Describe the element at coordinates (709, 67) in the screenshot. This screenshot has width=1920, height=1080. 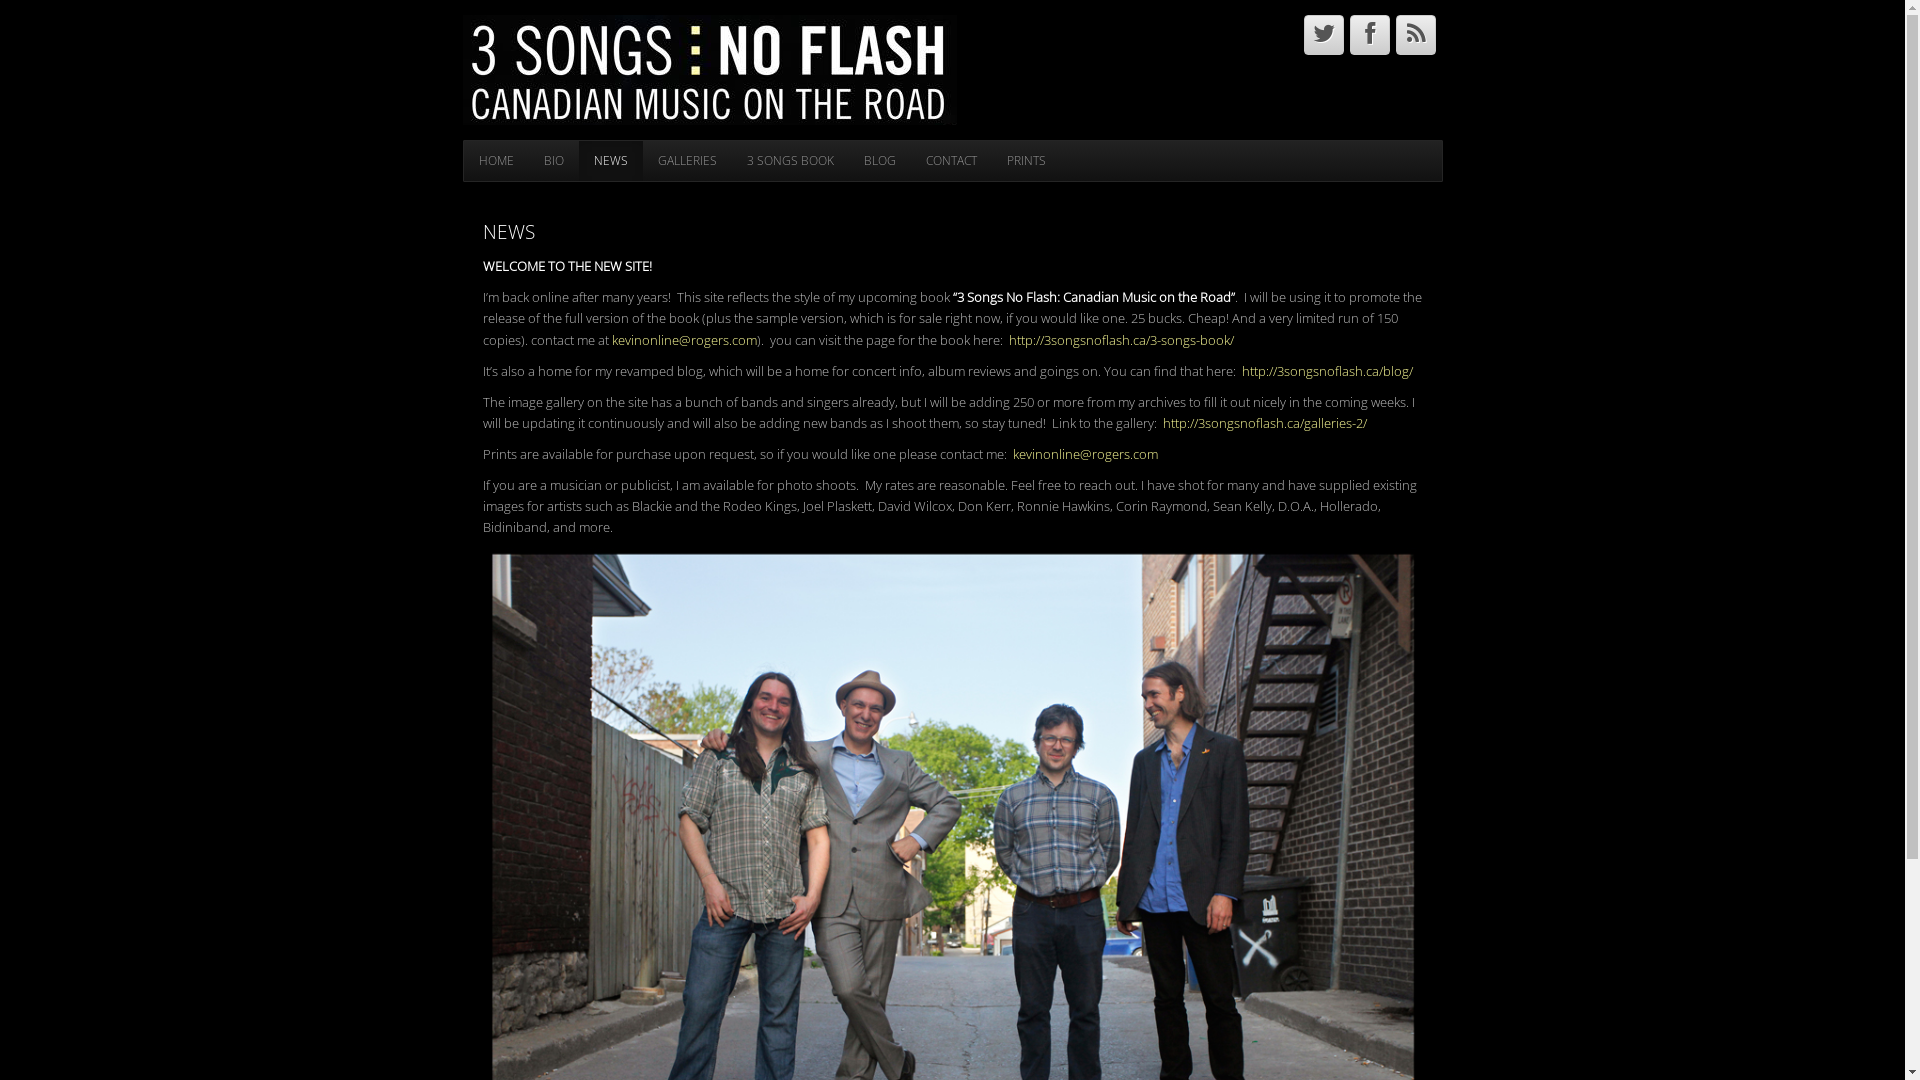
I see `'3 Songs No Flash'` at that location.